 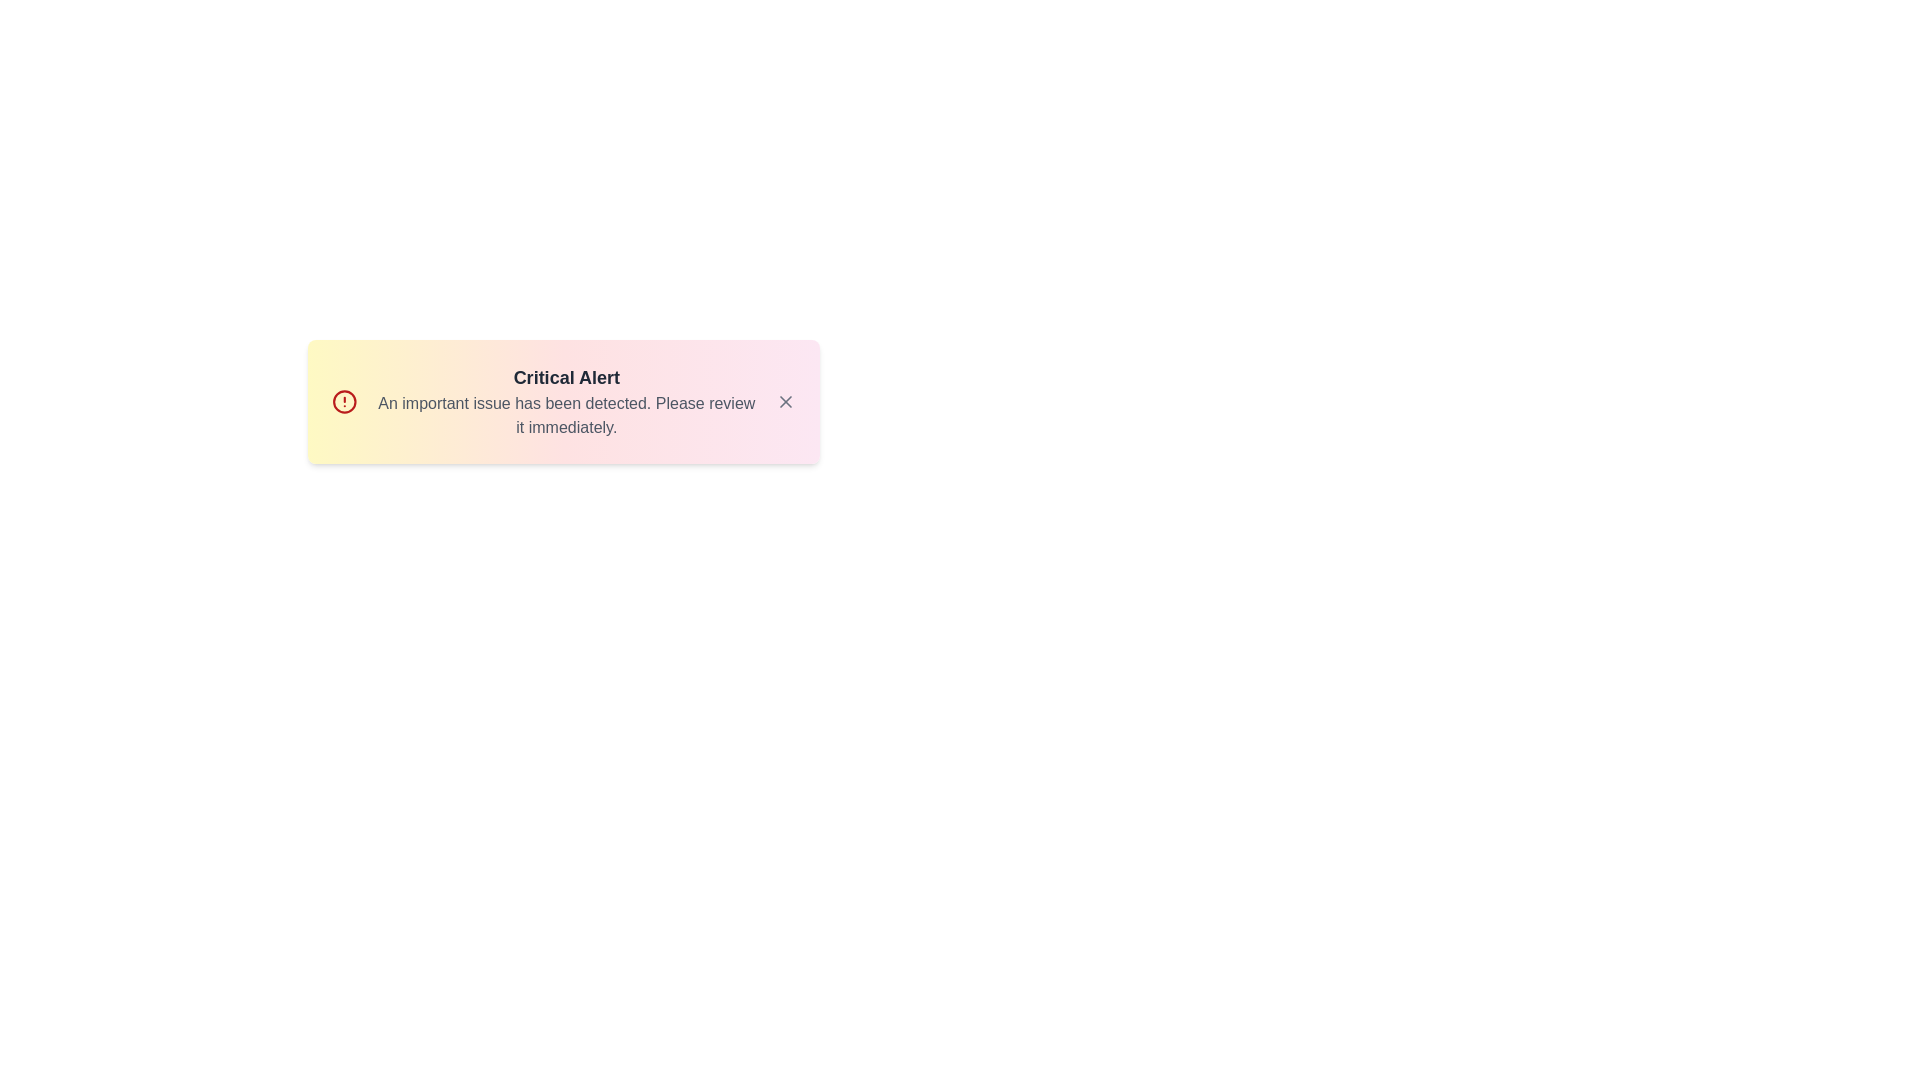 I want to click on the Close Icon Button located in the top-right portion of the 'Critical Alert' notification banner, so click(x=785, y=401).